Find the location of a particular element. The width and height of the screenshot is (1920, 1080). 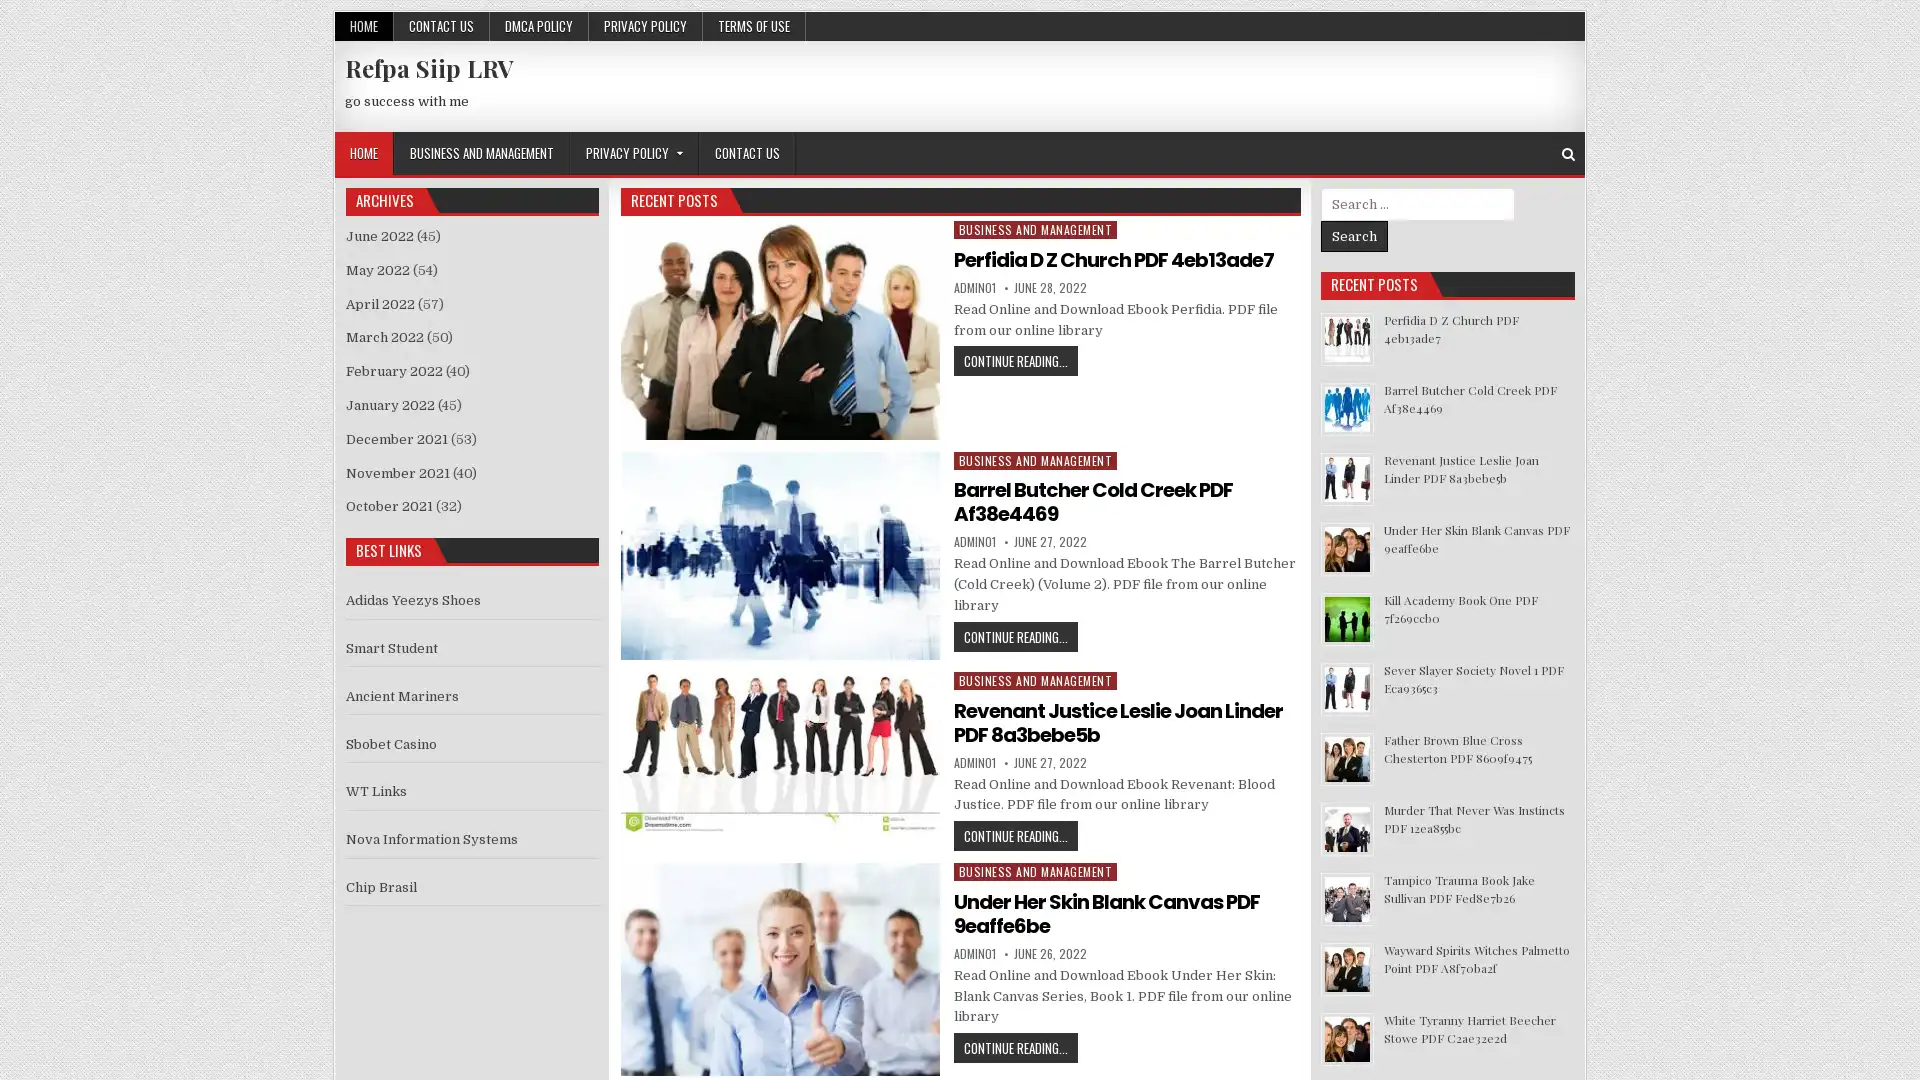

Search is located at coordinates (1354, 235).